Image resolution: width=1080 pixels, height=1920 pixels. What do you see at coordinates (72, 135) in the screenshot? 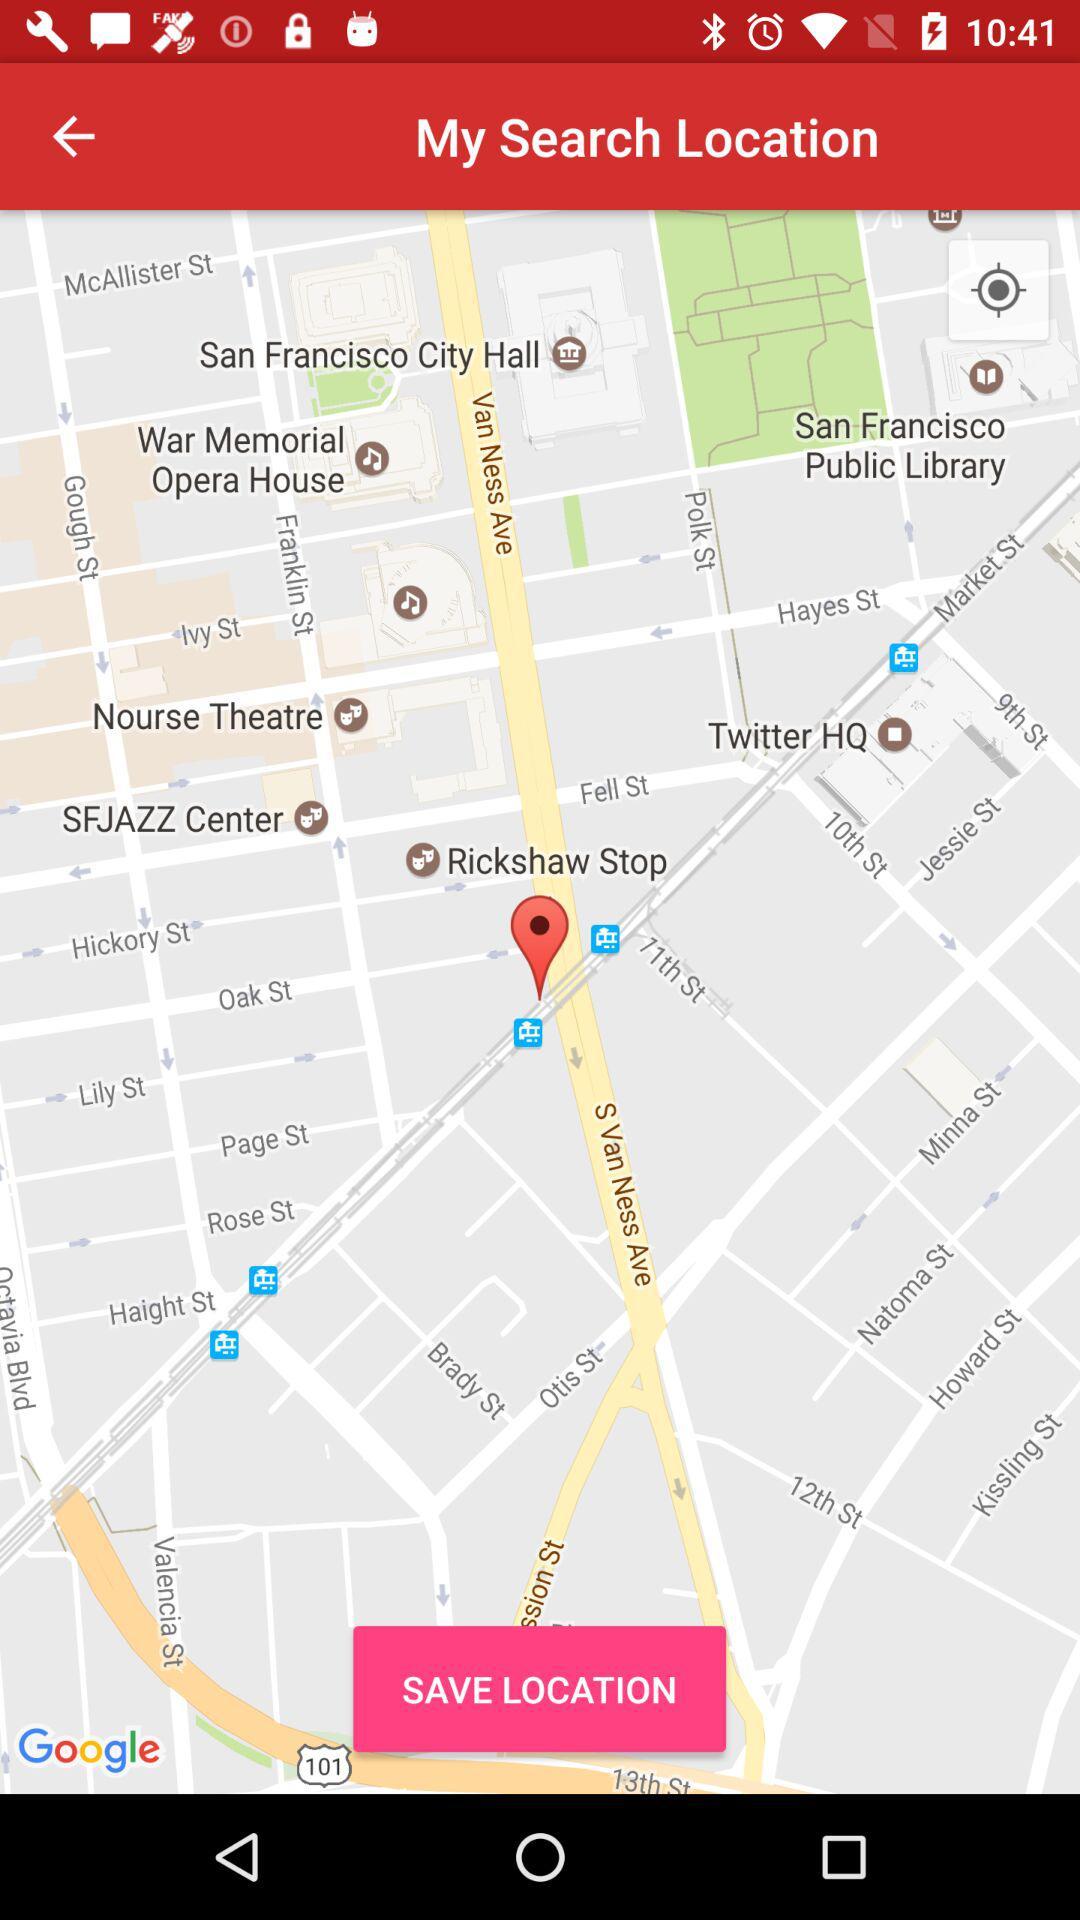
I see `item next to my search location item` at bounding box center [72, 135].